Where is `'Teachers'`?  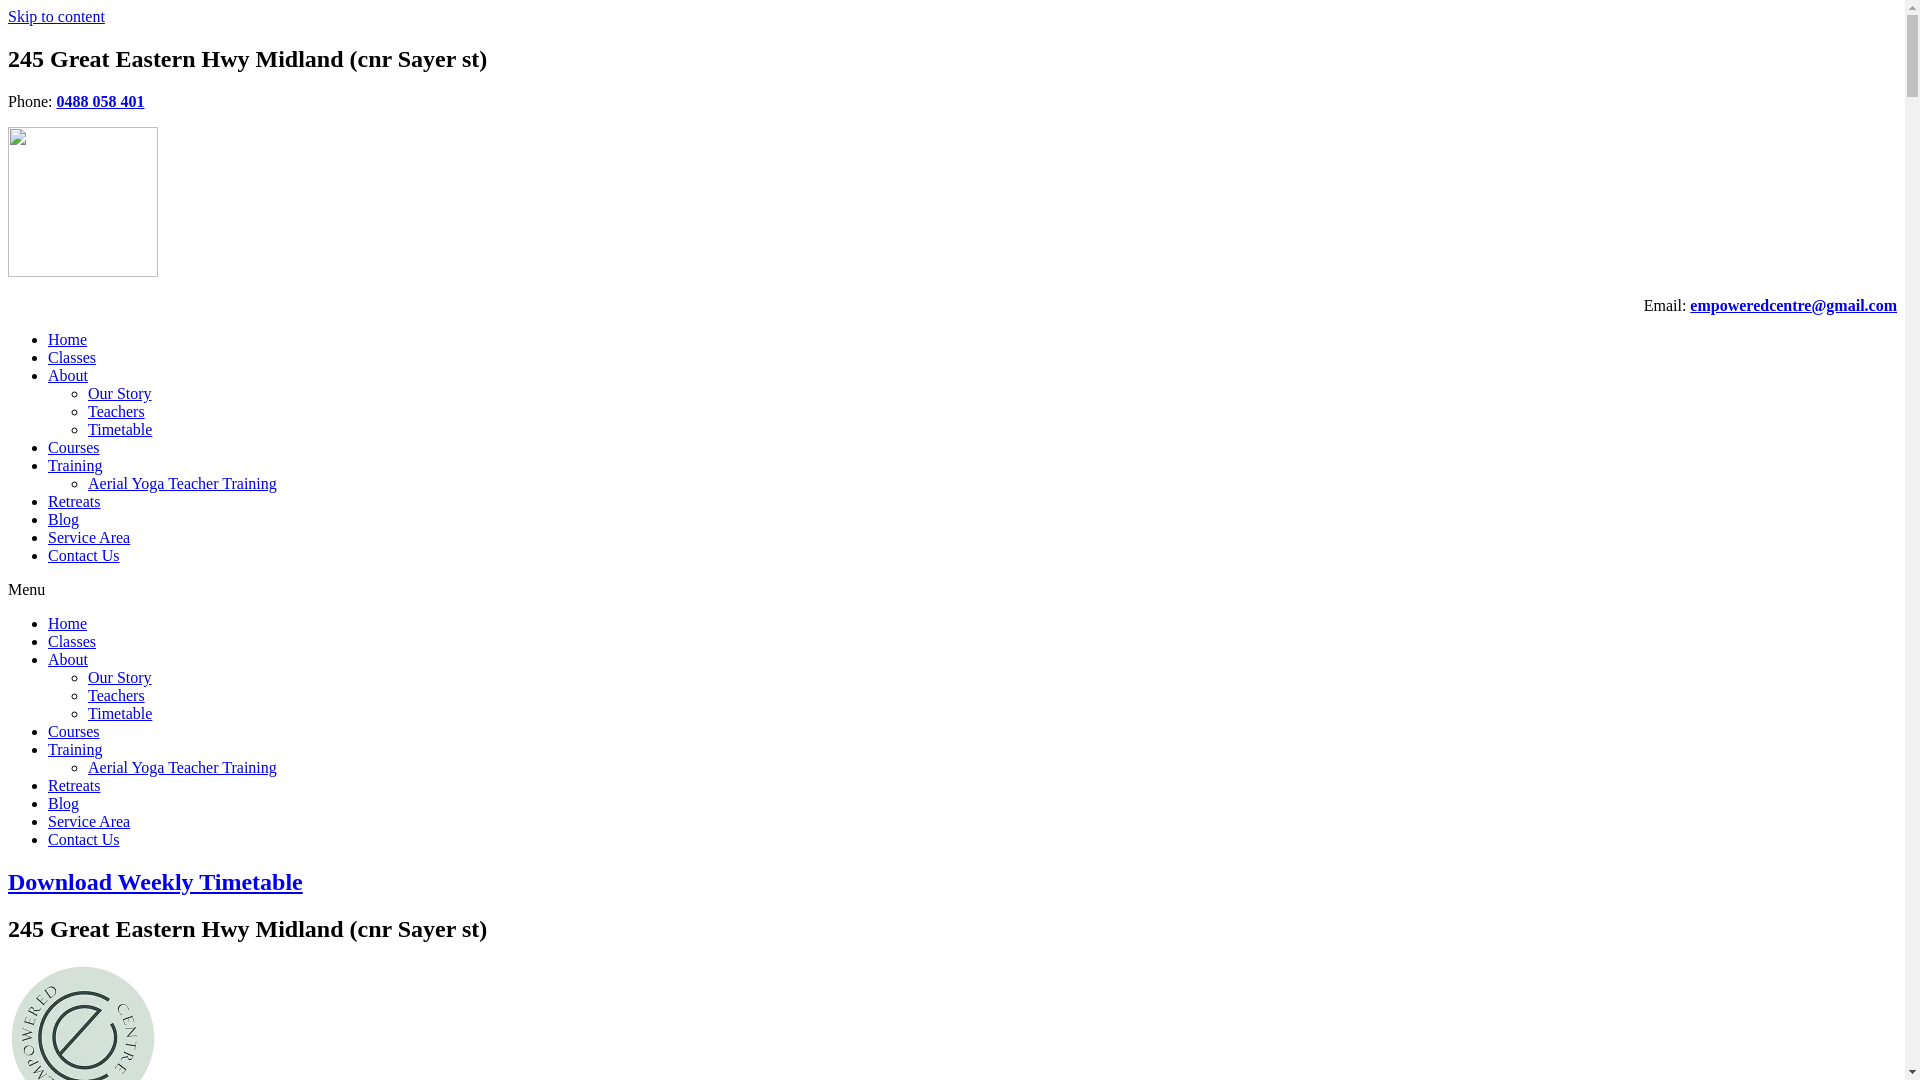
'Teachers' is located at coordinates (115, 410).